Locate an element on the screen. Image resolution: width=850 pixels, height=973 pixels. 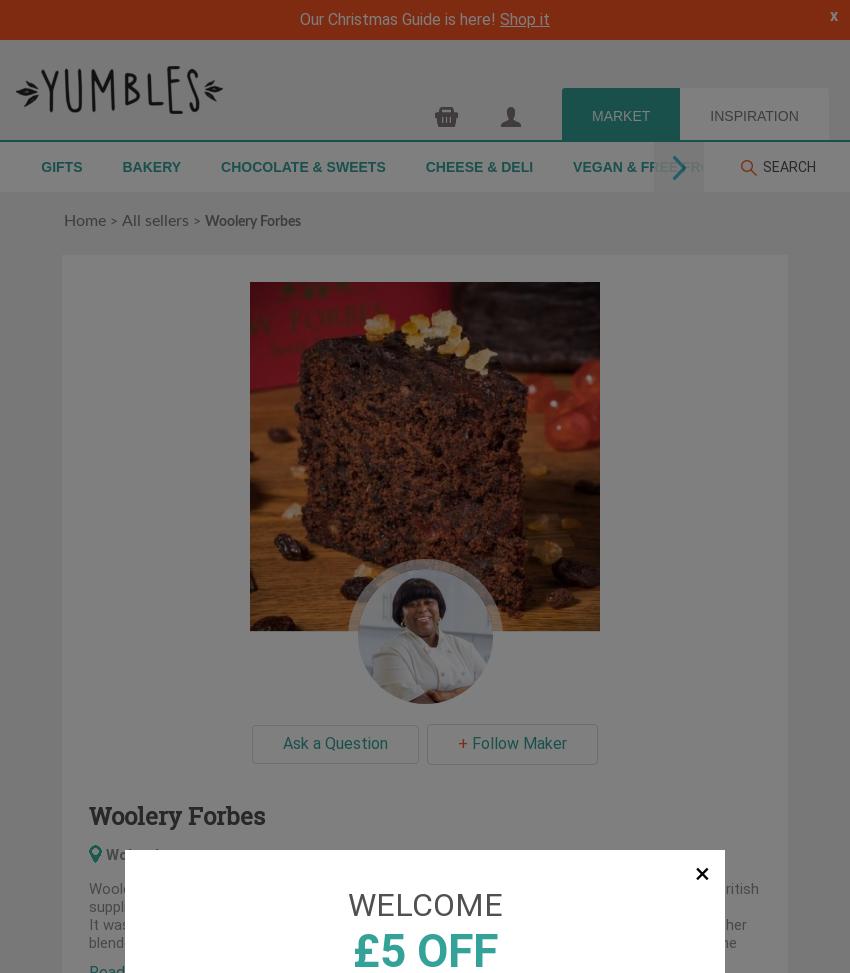
'to you with the help of British suppliers and a great support team of awesome individuals.' is located at coordinates (87, 897).